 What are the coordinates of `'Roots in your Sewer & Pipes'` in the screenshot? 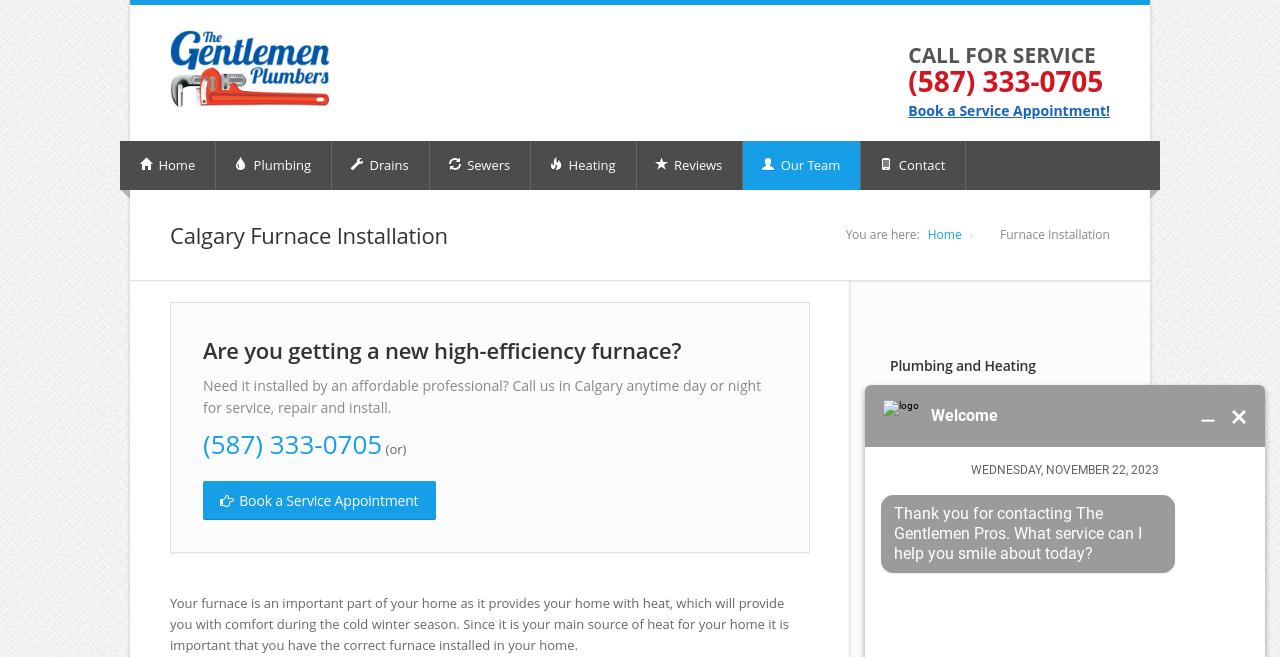 It's located at (901, 584).